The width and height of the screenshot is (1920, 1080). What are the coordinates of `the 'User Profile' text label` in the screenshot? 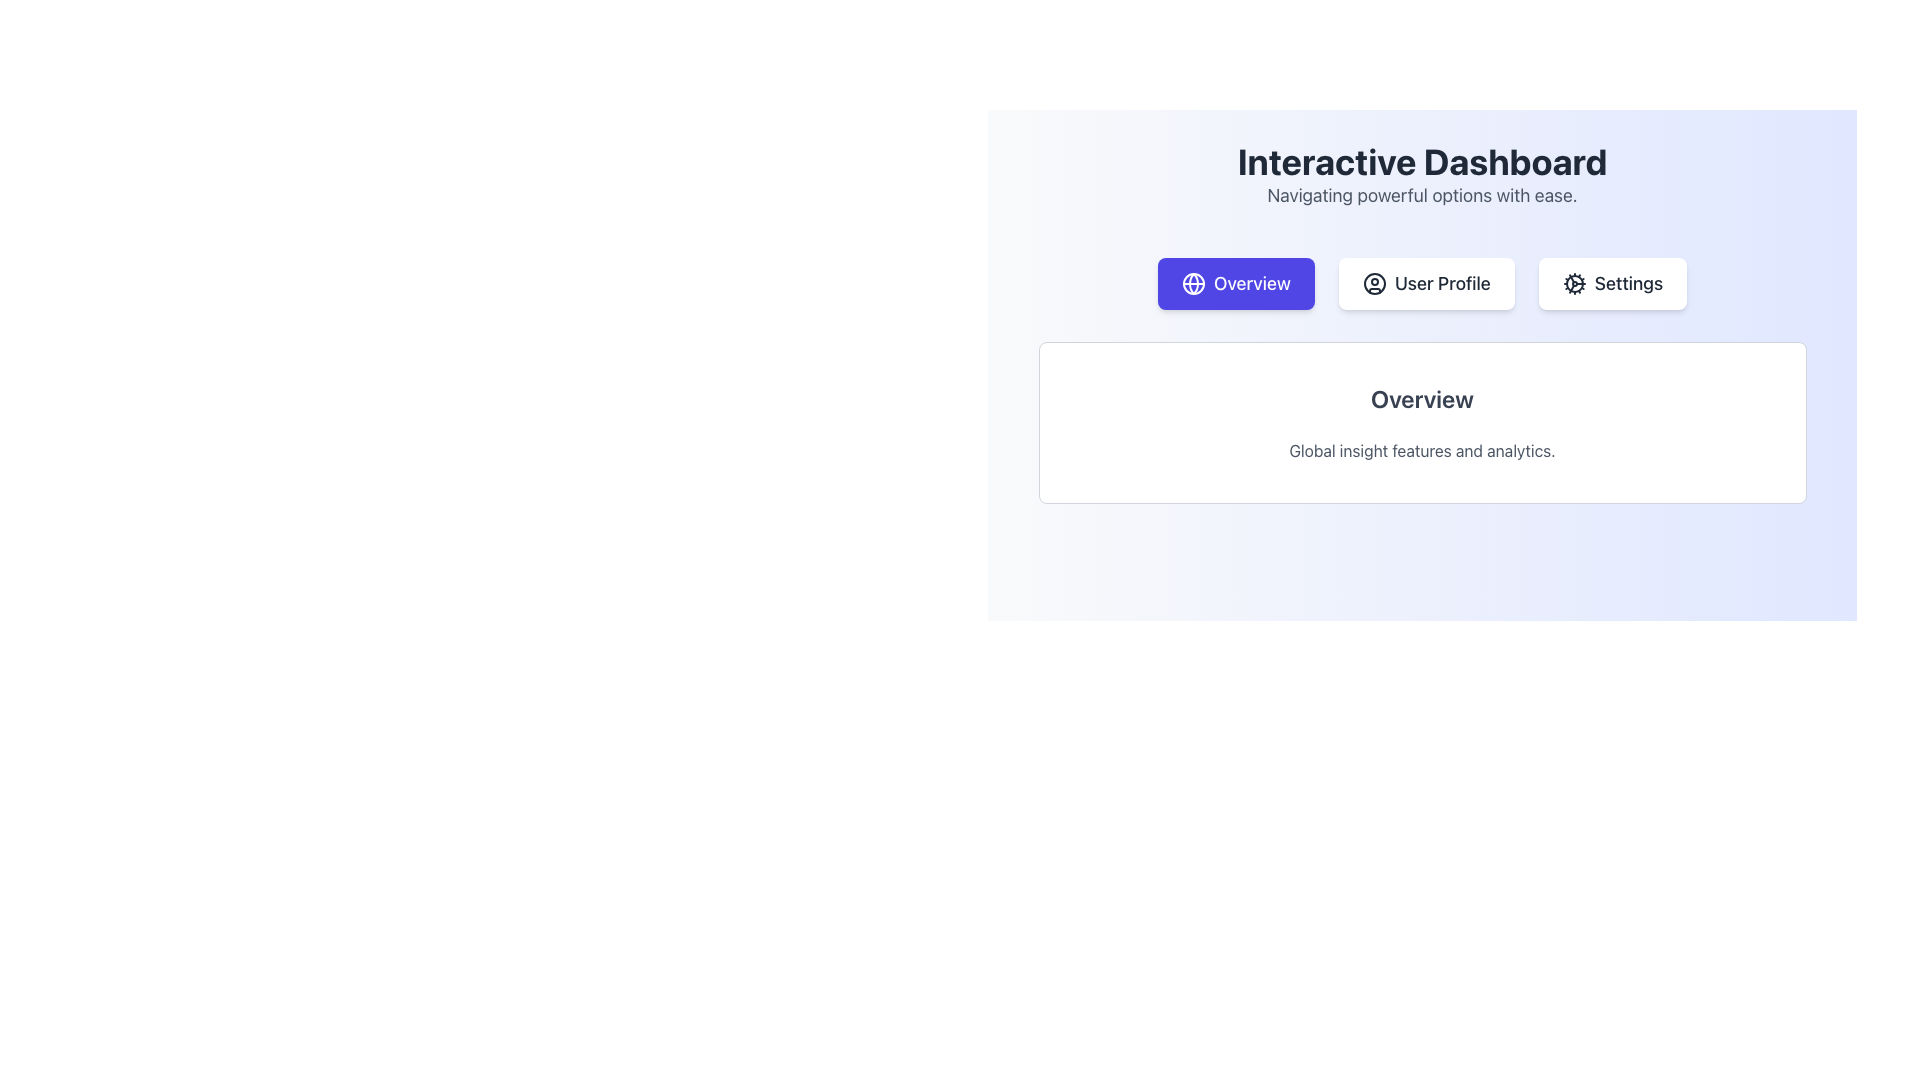 It's located at (1442, 284).